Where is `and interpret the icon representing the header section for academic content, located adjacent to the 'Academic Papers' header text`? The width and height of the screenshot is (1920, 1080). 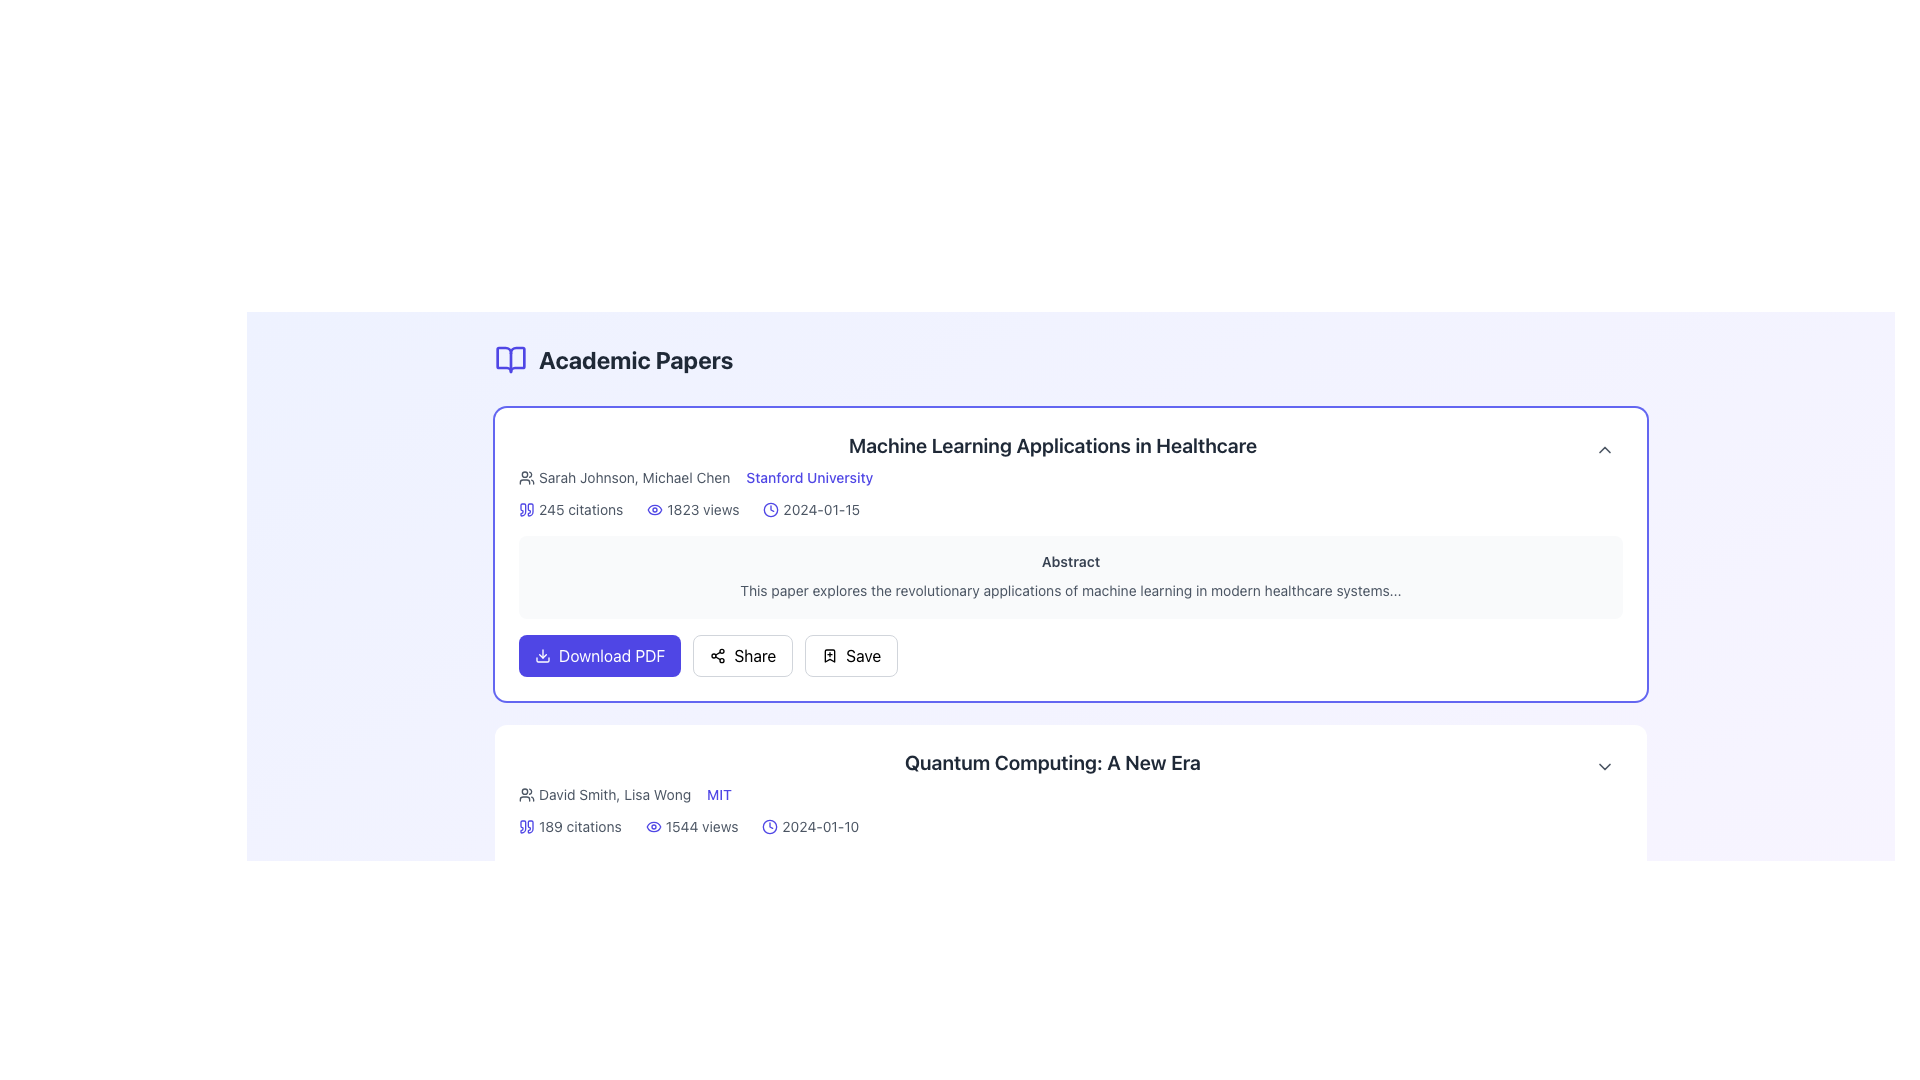 and interpret the icon representing the header section for academic content, located adjacent to the 'Academic Papers' header text is located at coordinates (510, 358).